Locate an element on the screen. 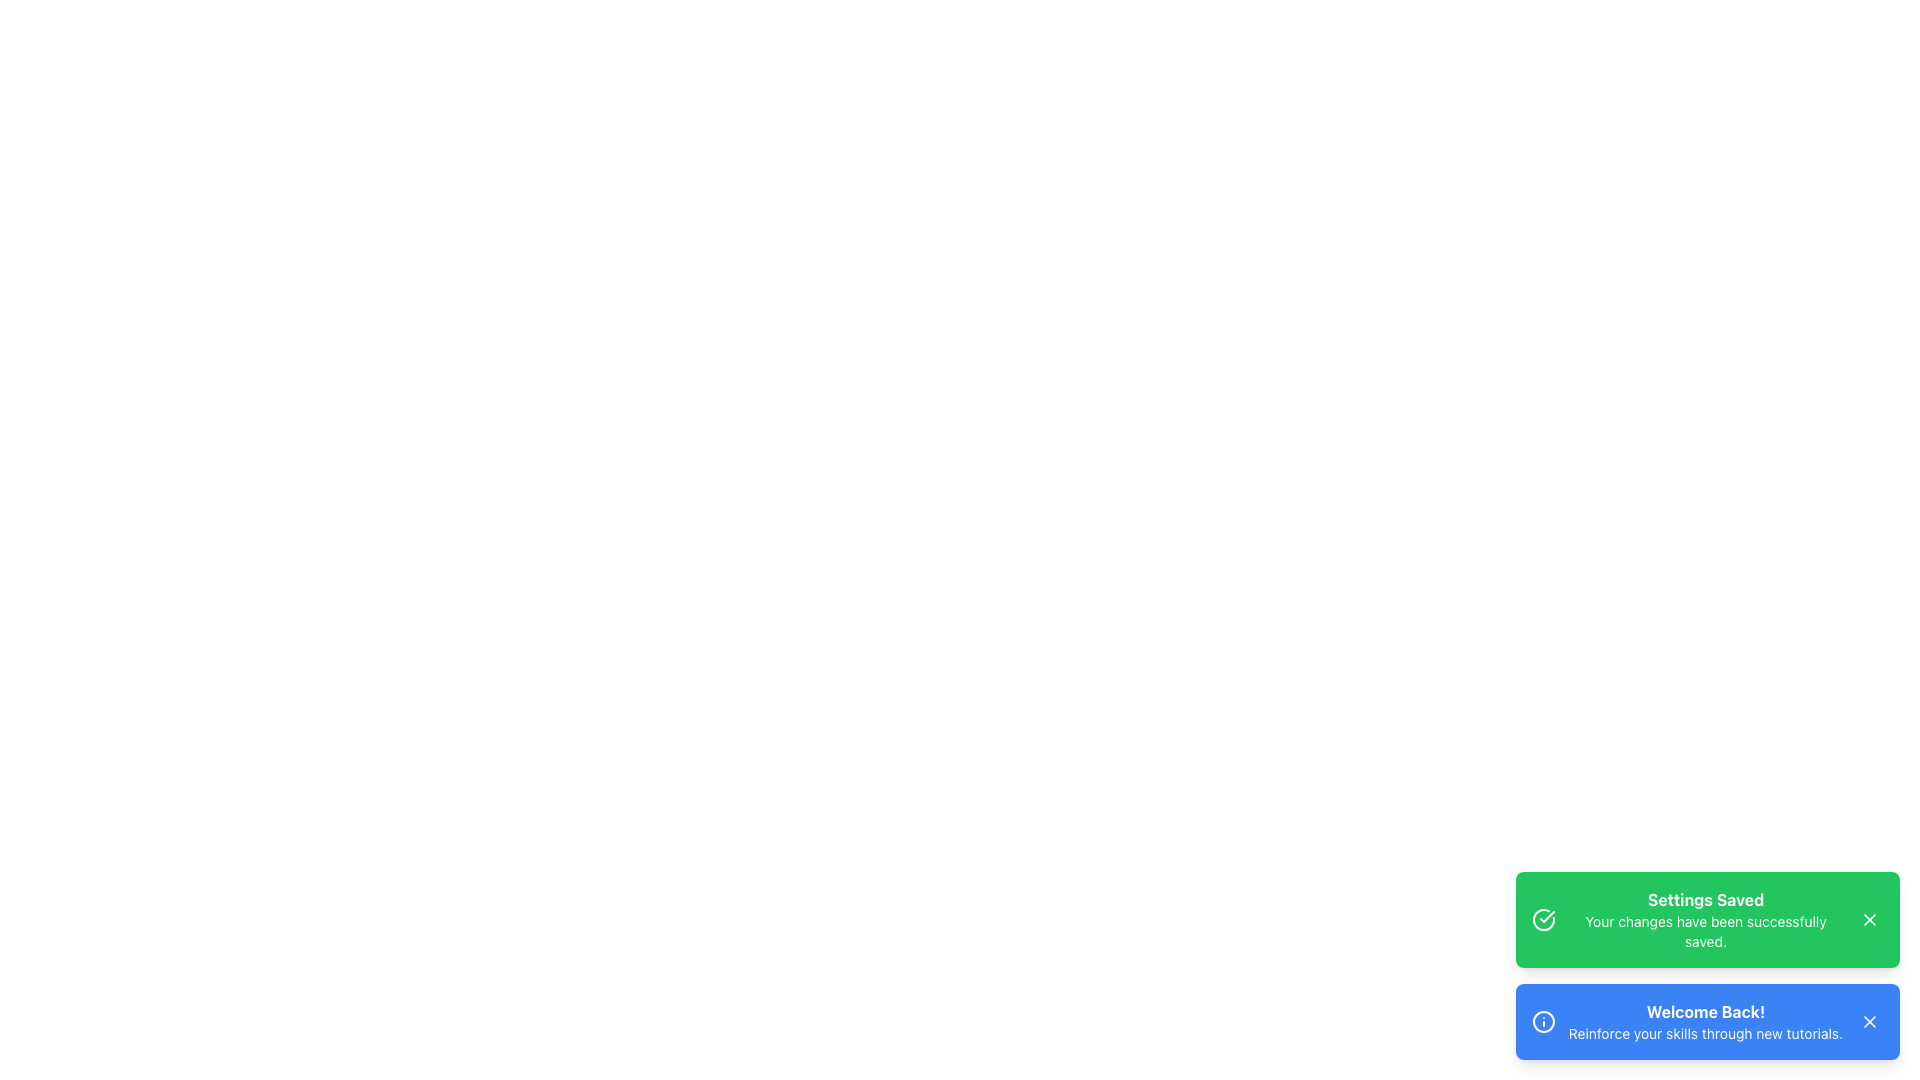 Image resolution: width=1920 pixels, height=1080 pixels. the small cross icon with a green background in the top-right corner of the 'Settings Saved.' notification banner is located at coordinates (1869, 920).